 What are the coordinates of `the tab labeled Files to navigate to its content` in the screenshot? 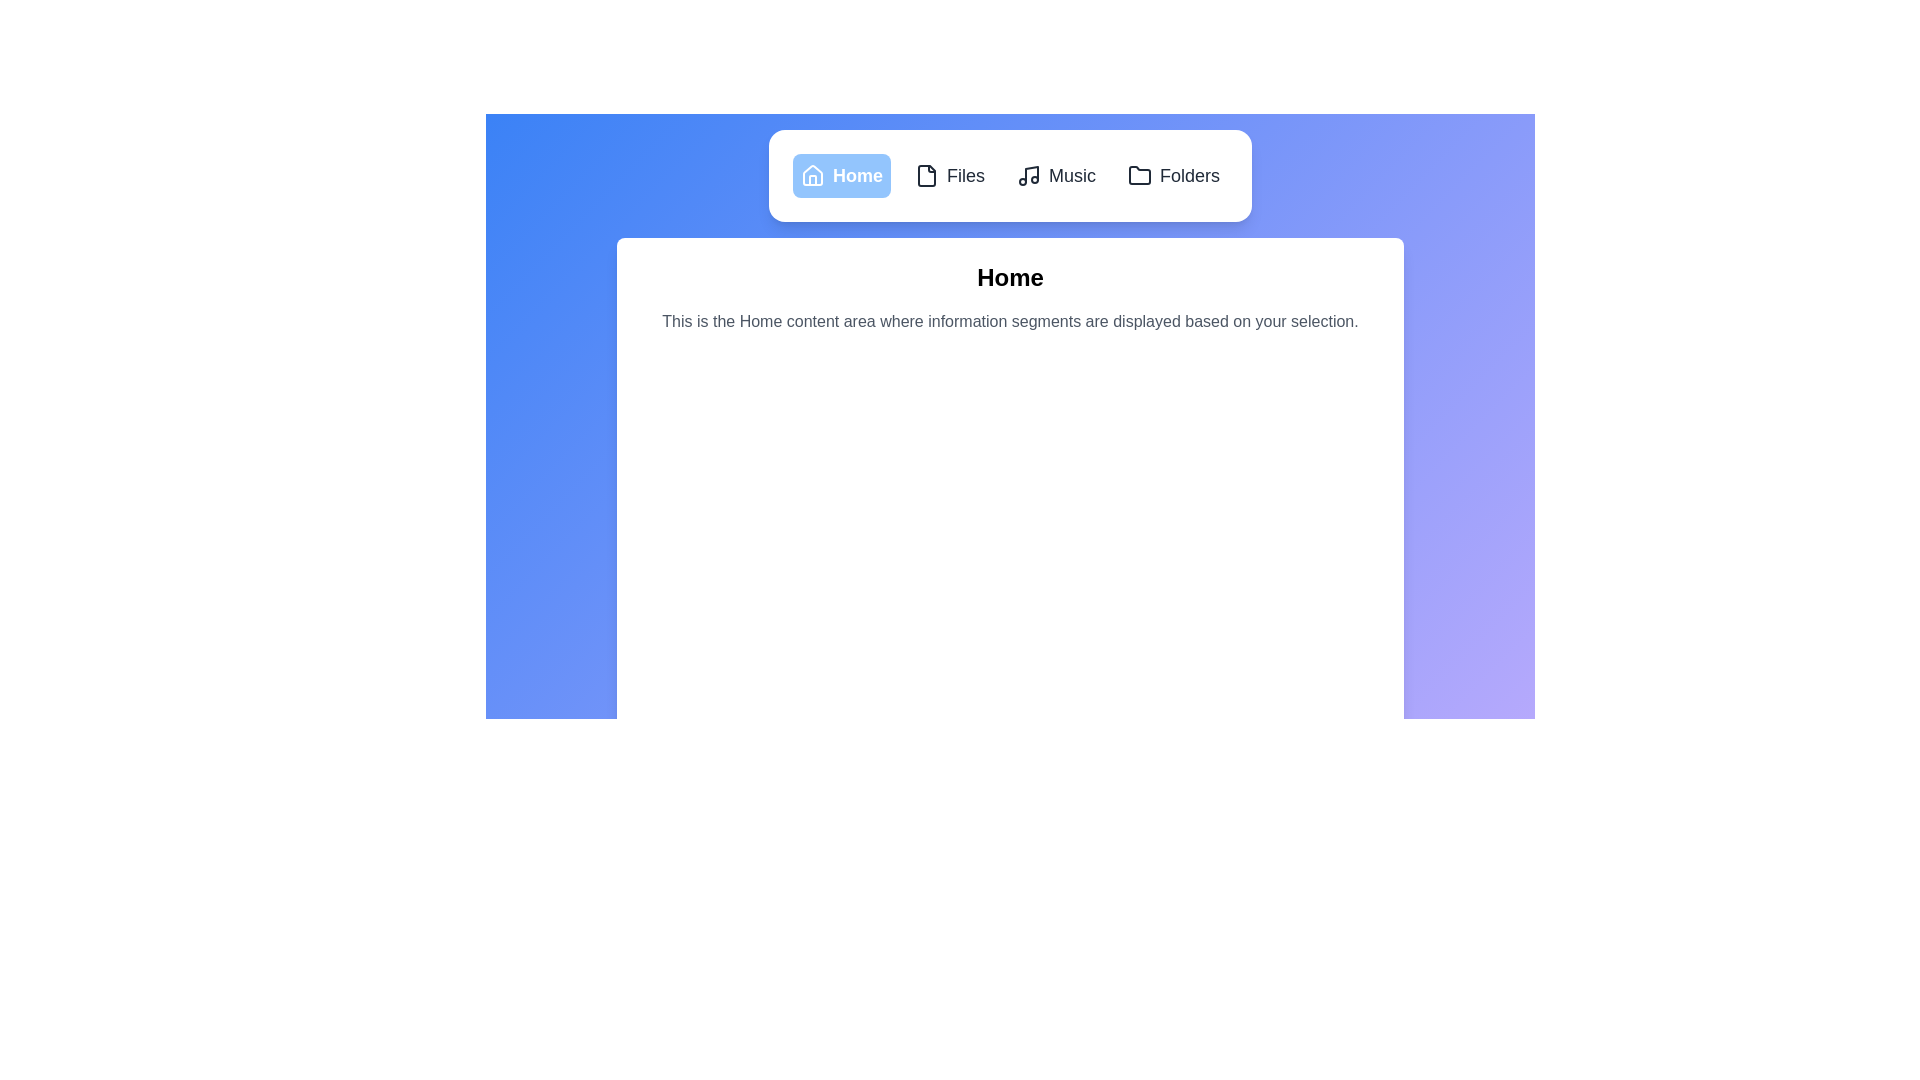 It's located at (949, 175).